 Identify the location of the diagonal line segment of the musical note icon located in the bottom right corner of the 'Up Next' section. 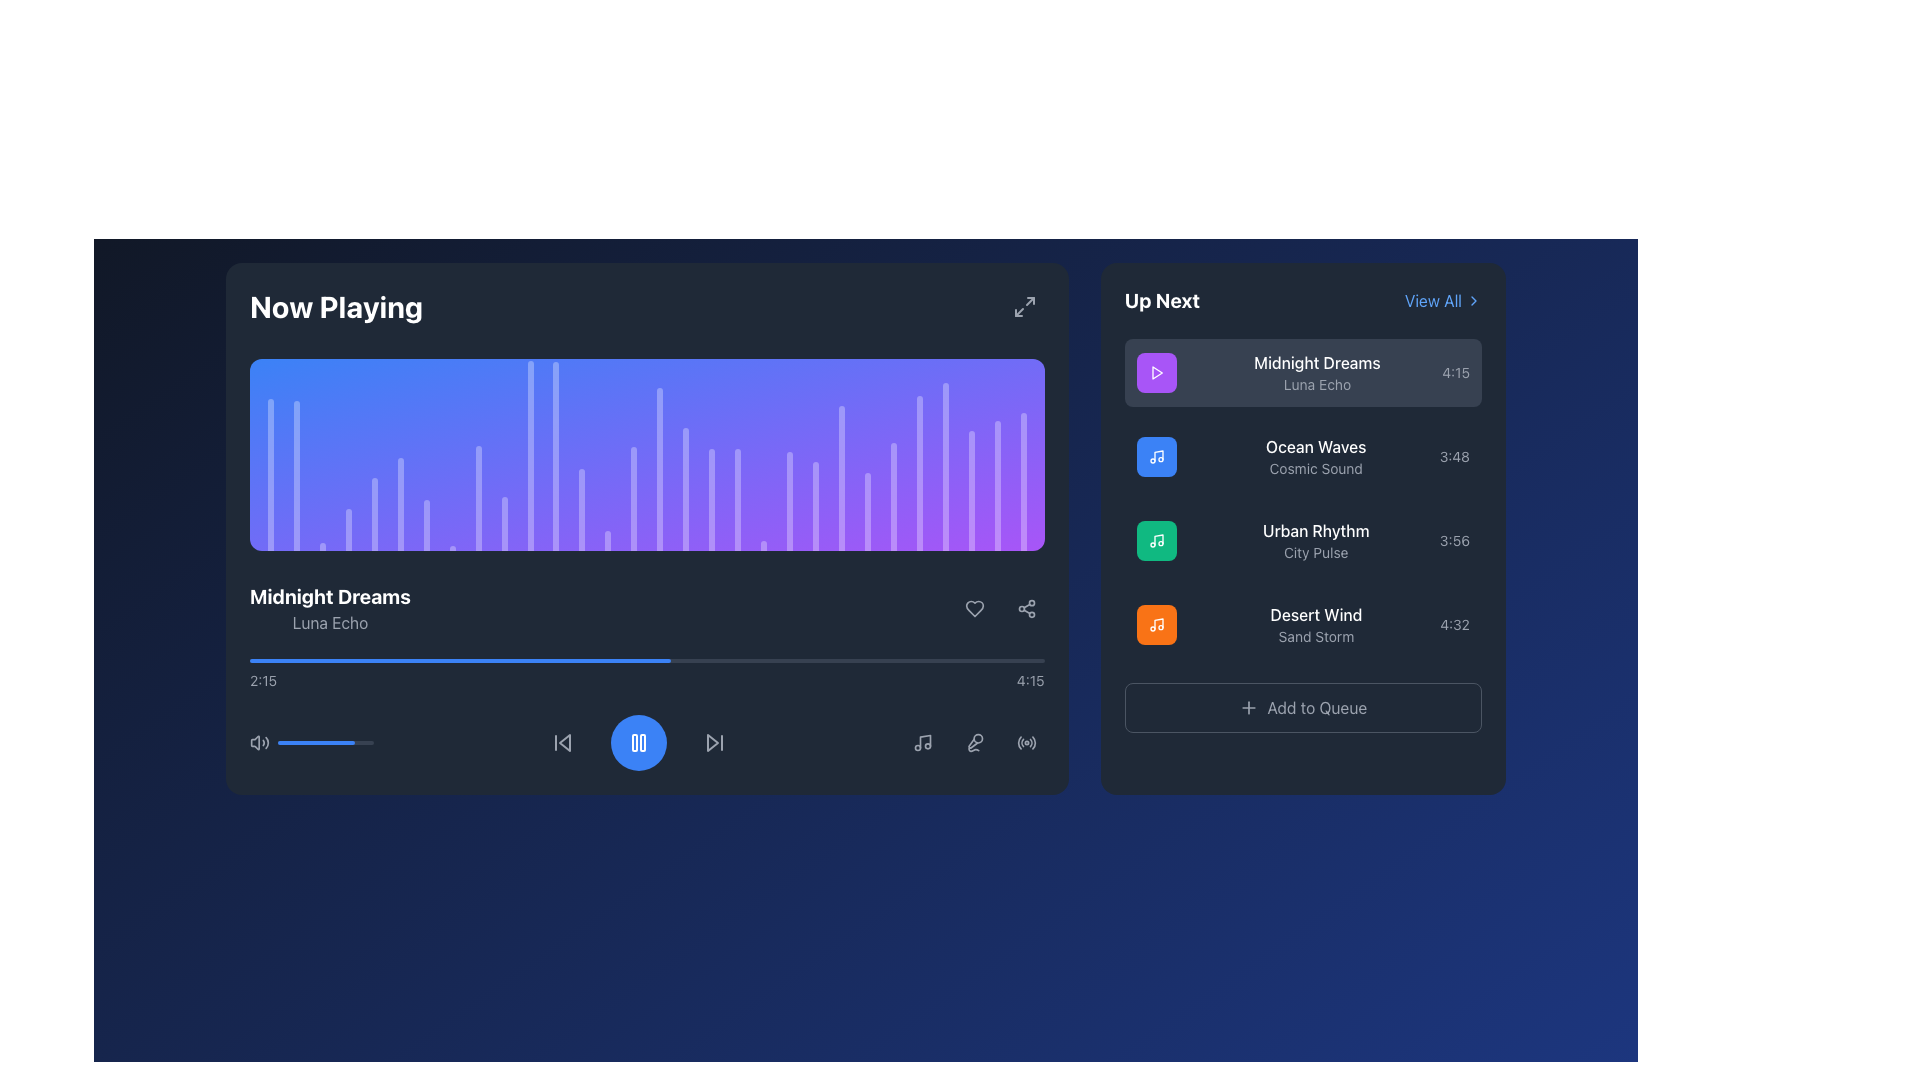
(1158, 623).